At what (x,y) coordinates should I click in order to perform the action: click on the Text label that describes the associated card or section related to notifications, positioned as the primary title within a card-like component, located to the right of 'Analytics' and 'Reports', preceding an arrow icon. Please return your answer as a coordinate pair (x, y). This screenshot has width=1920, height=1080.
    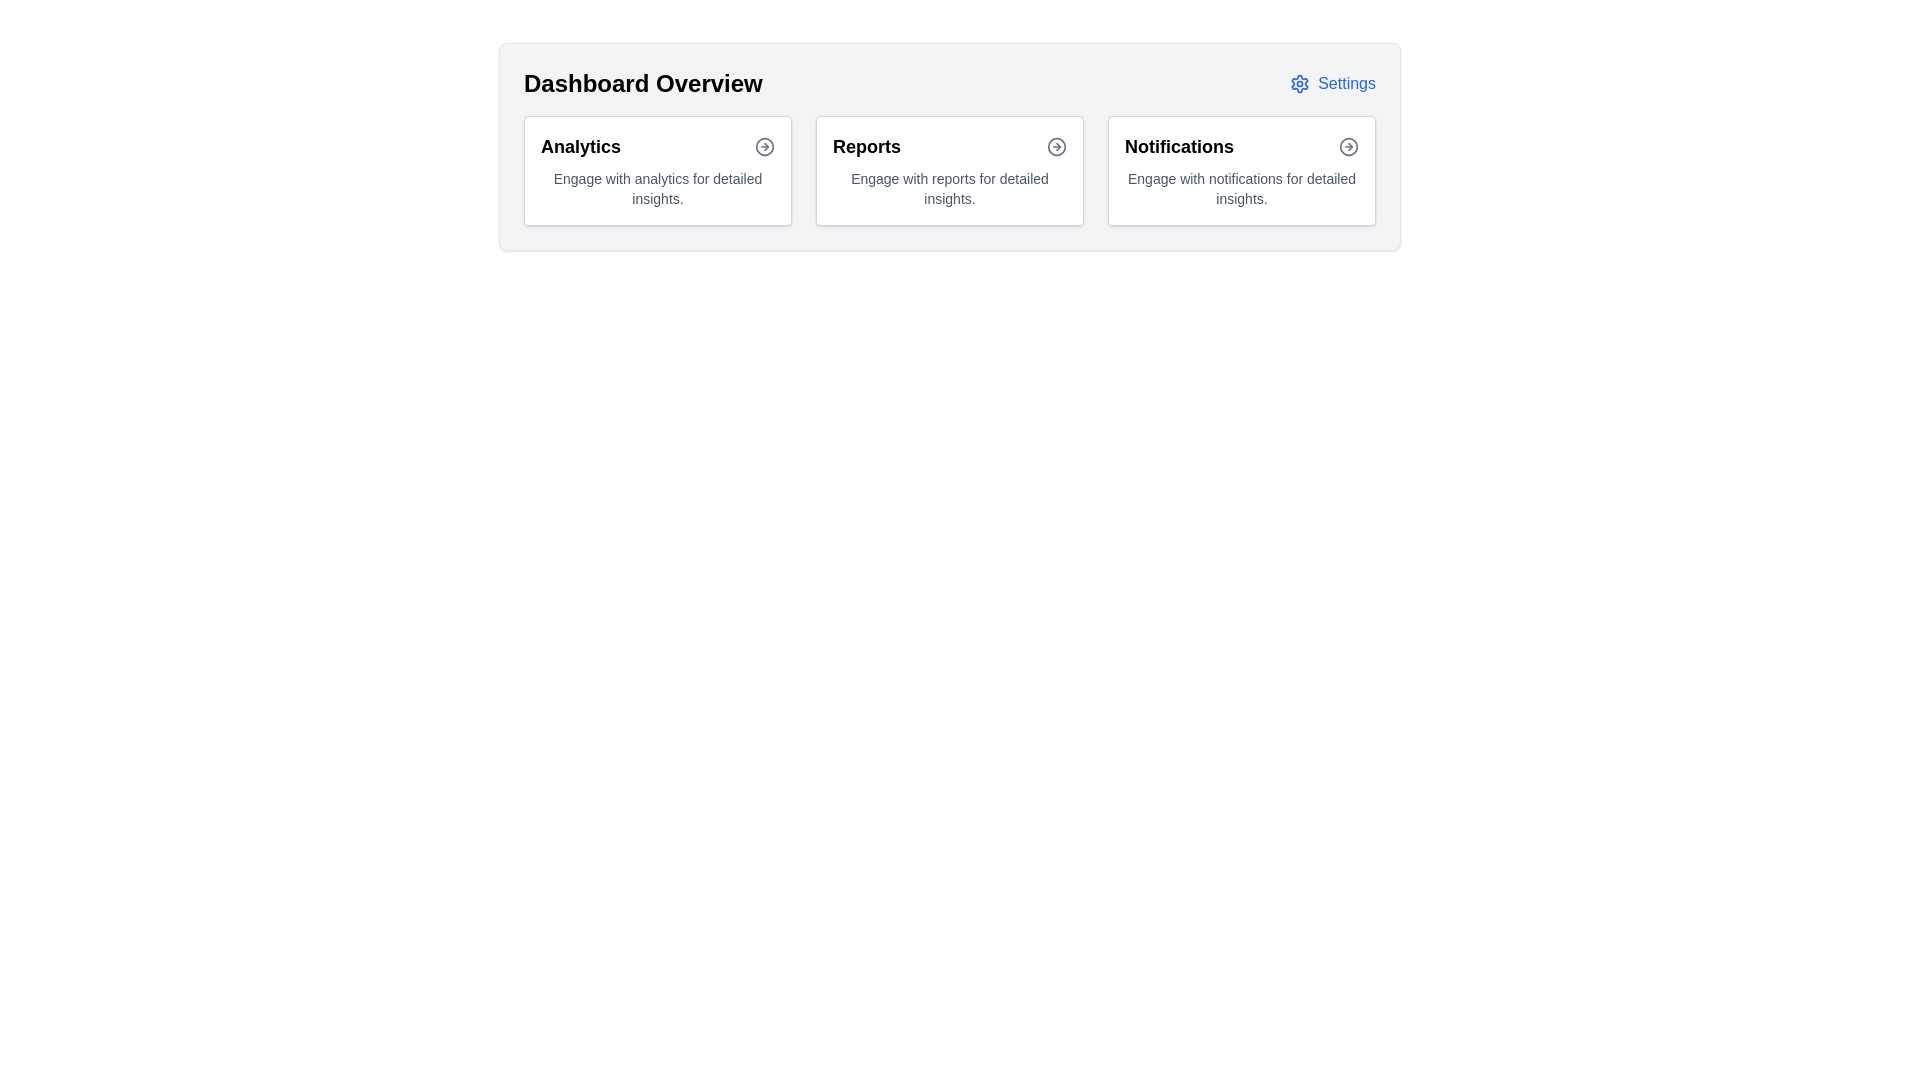
    Looking at the image, I should click on (1179, 145).